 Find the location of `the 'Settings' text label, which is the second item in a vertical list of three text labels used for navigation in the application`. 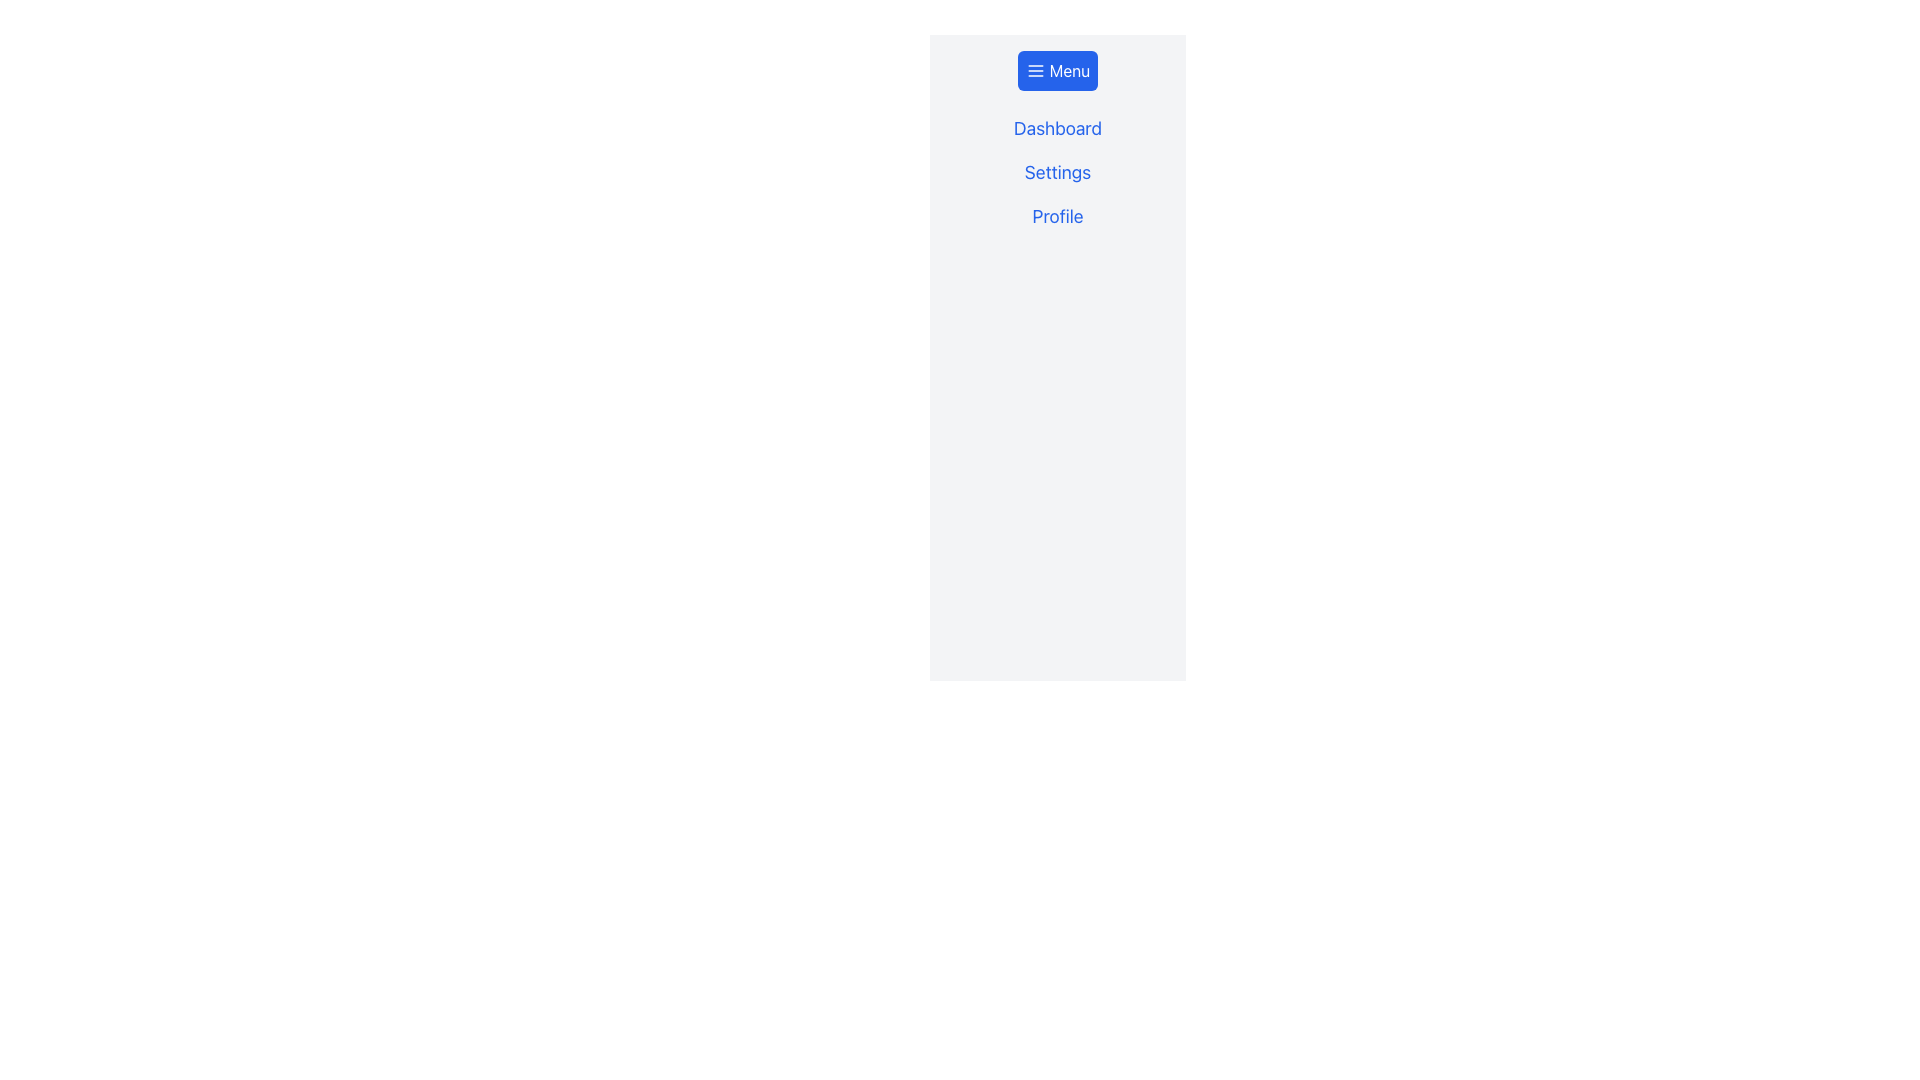

the 'Settings' text label, which is the second item in a vertical list of three text labels used for navigation in the application is located at coordinates (1056, 172).